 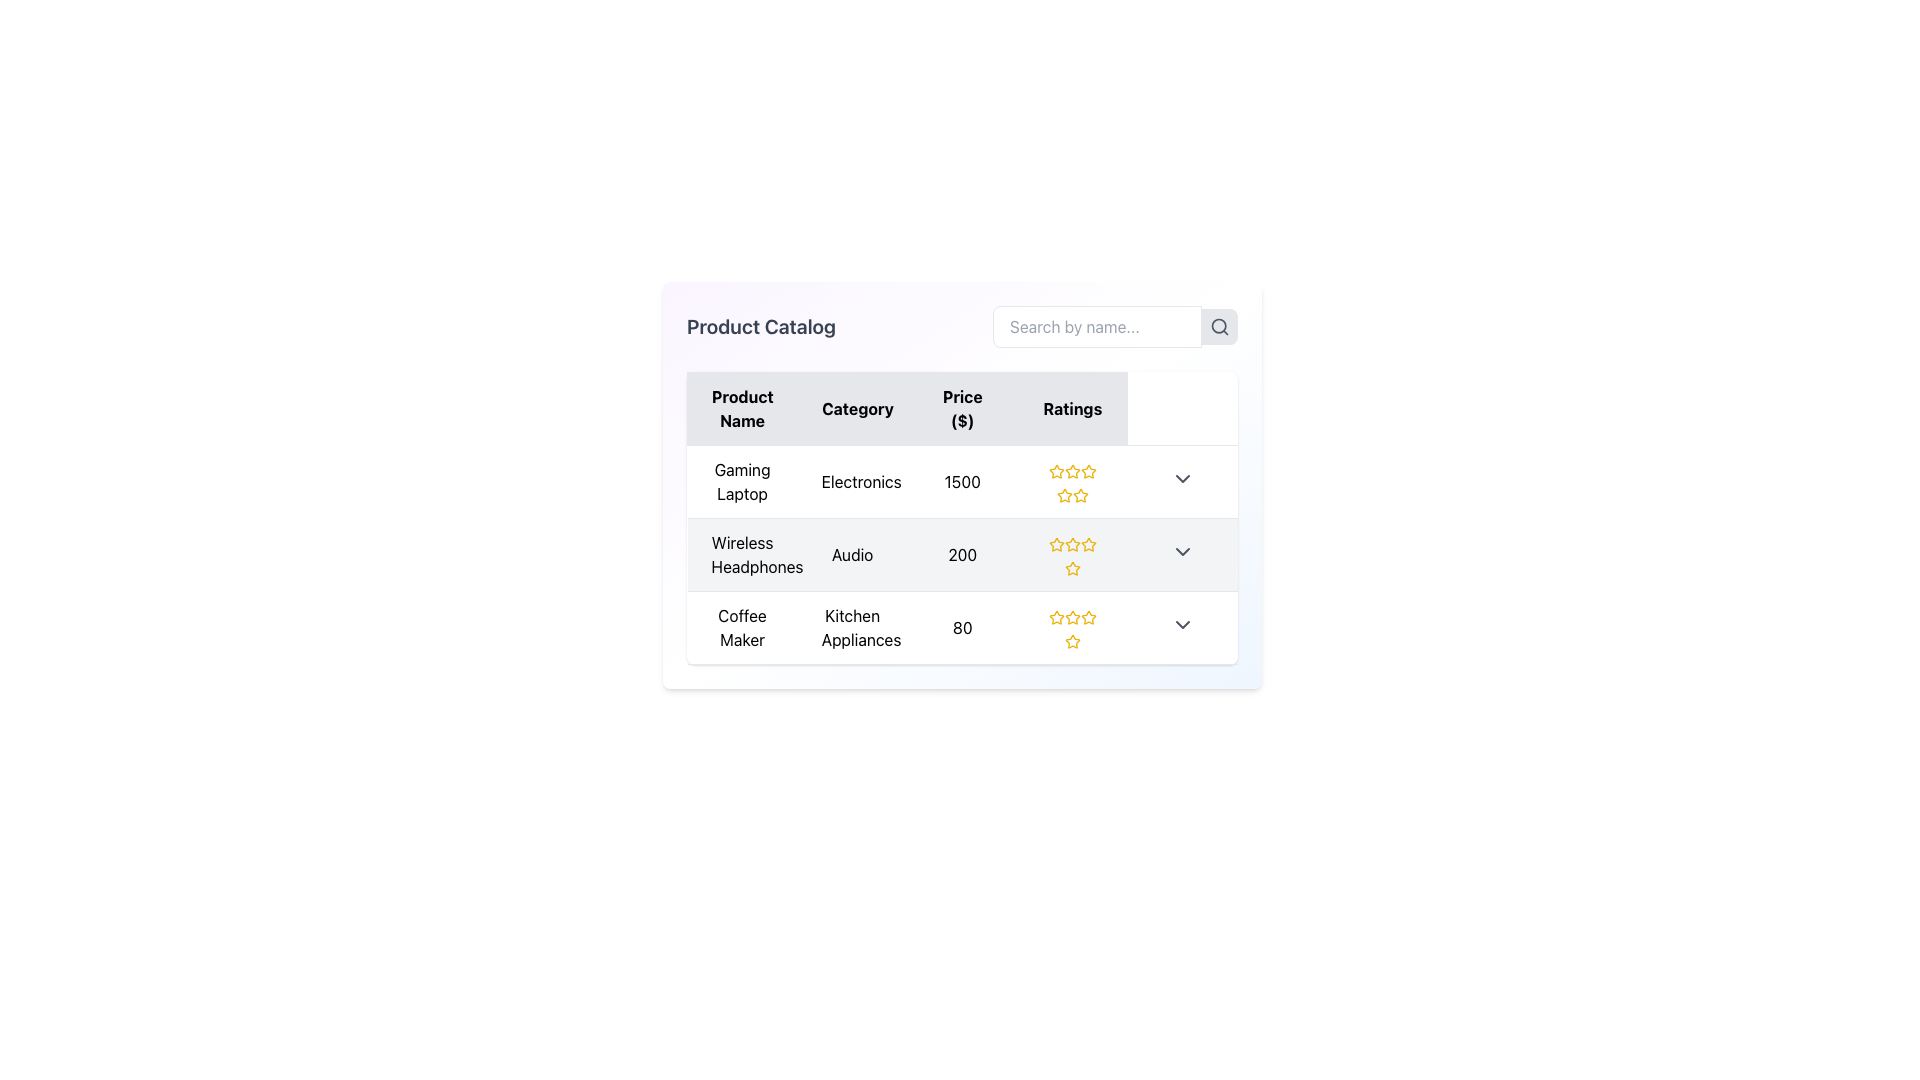 I want to click on the table header column labeled 'Price ($)', which is the third column header in a table with a gray background and bold, centered text, so click(x=962, y=407).